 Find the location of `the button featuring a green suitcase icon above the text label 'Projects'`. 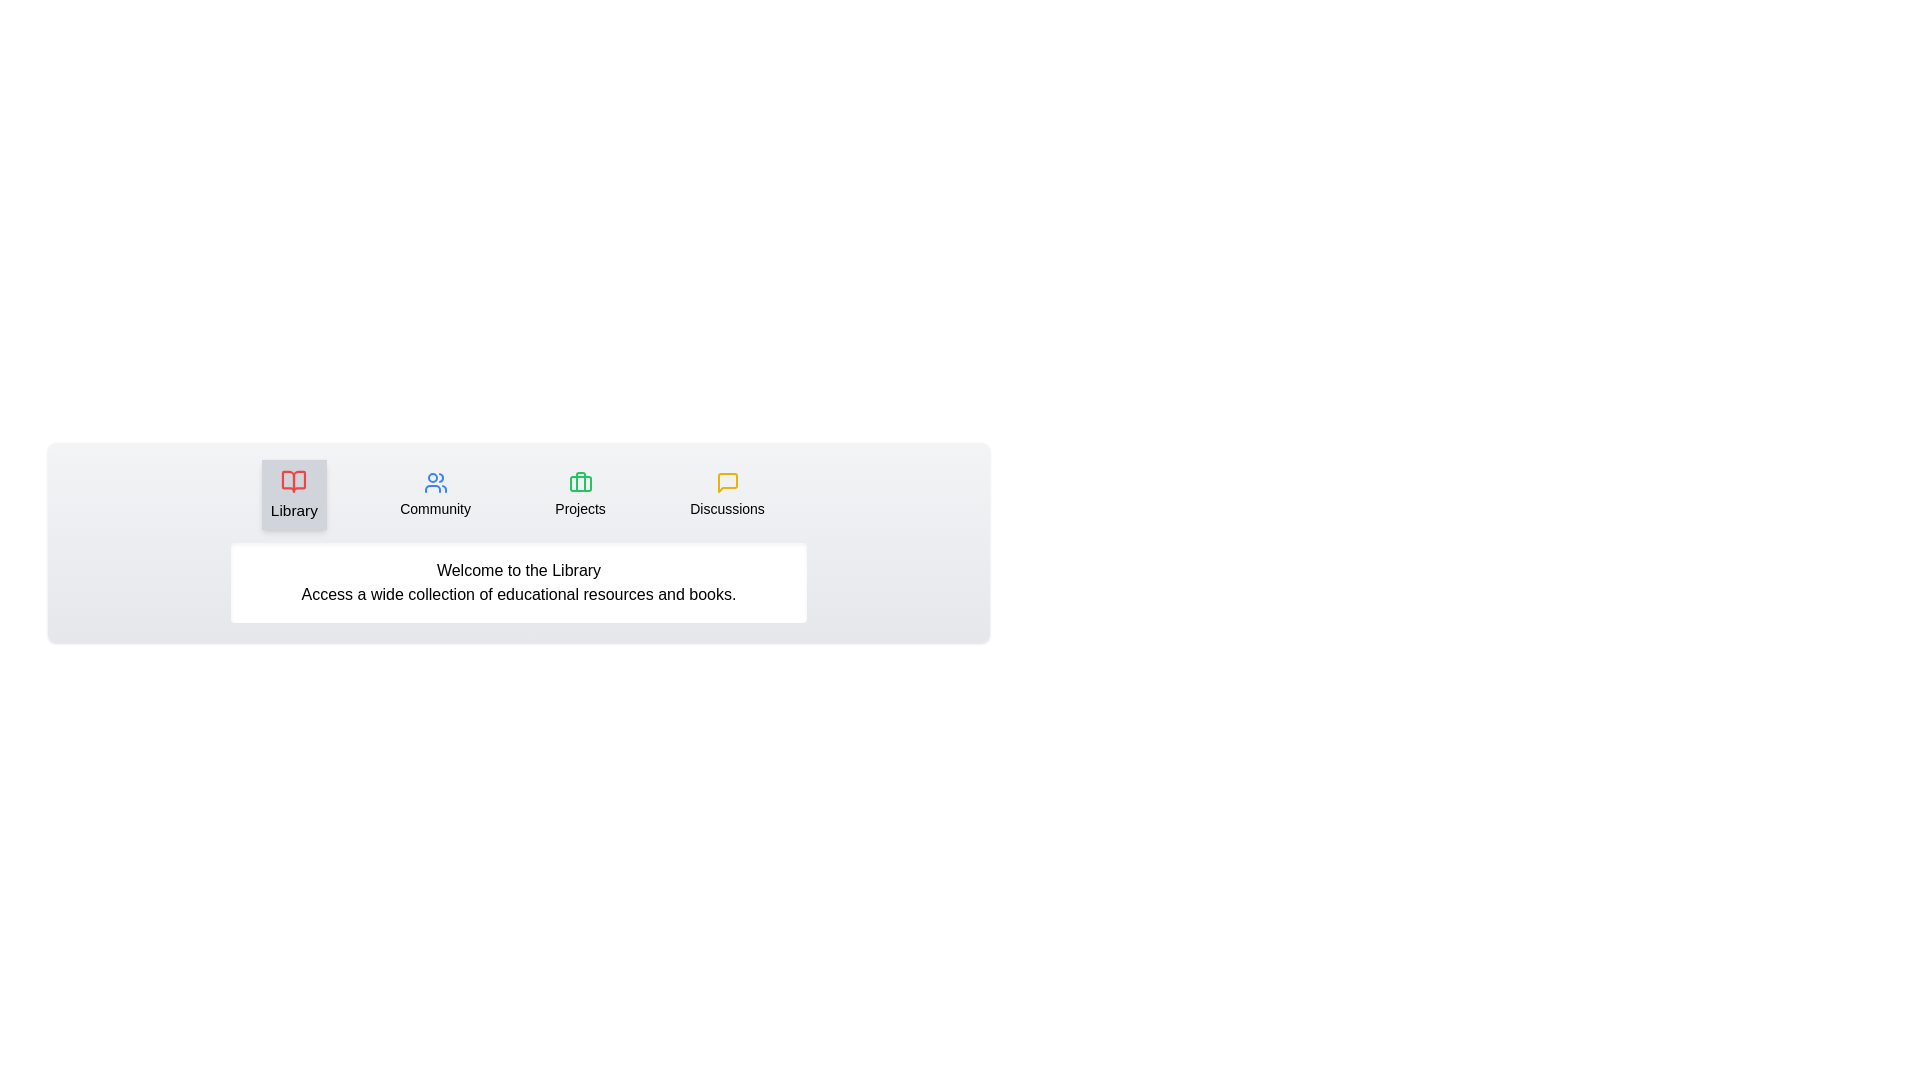

the button featuring a green suitcase icon above the text label 'Projects' is located at coordinates (579, 494).